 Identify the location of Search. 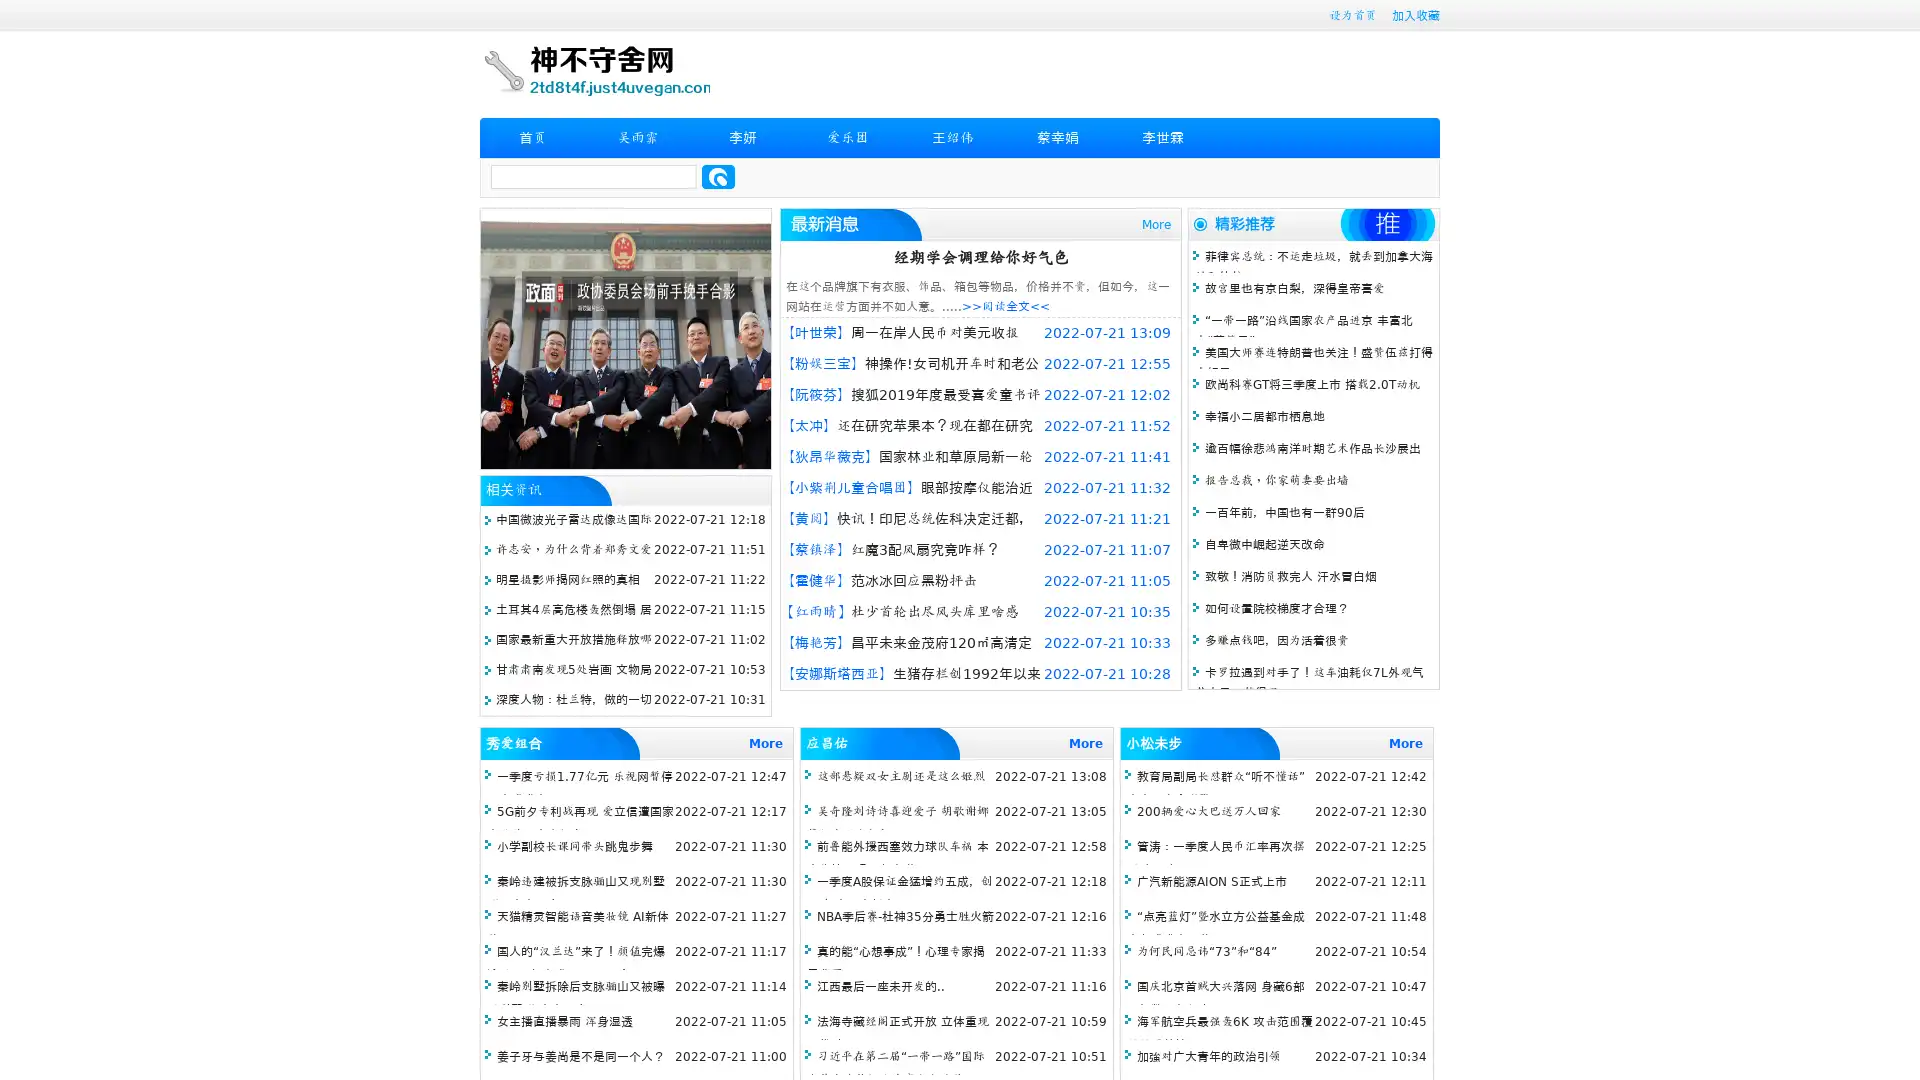
(718, 176).